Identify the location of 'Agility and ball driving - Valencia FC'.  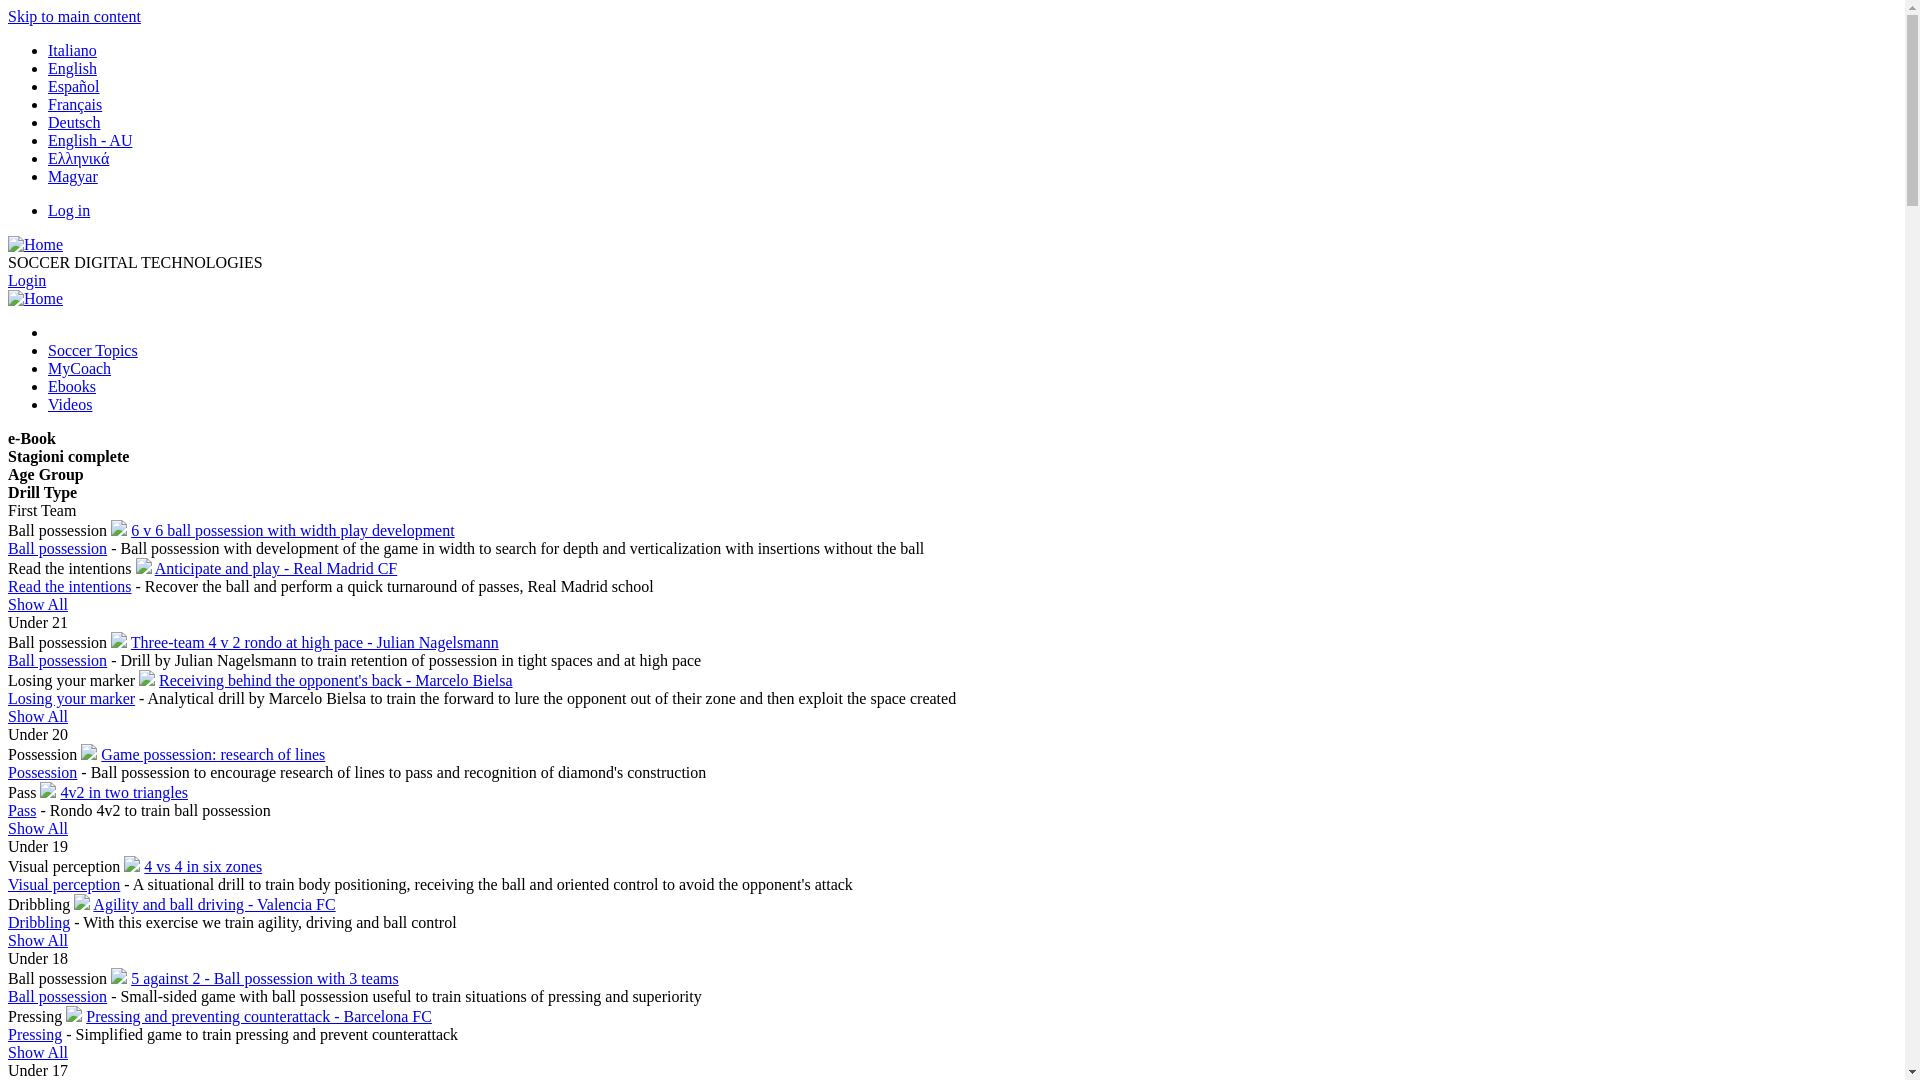
(214, 904).